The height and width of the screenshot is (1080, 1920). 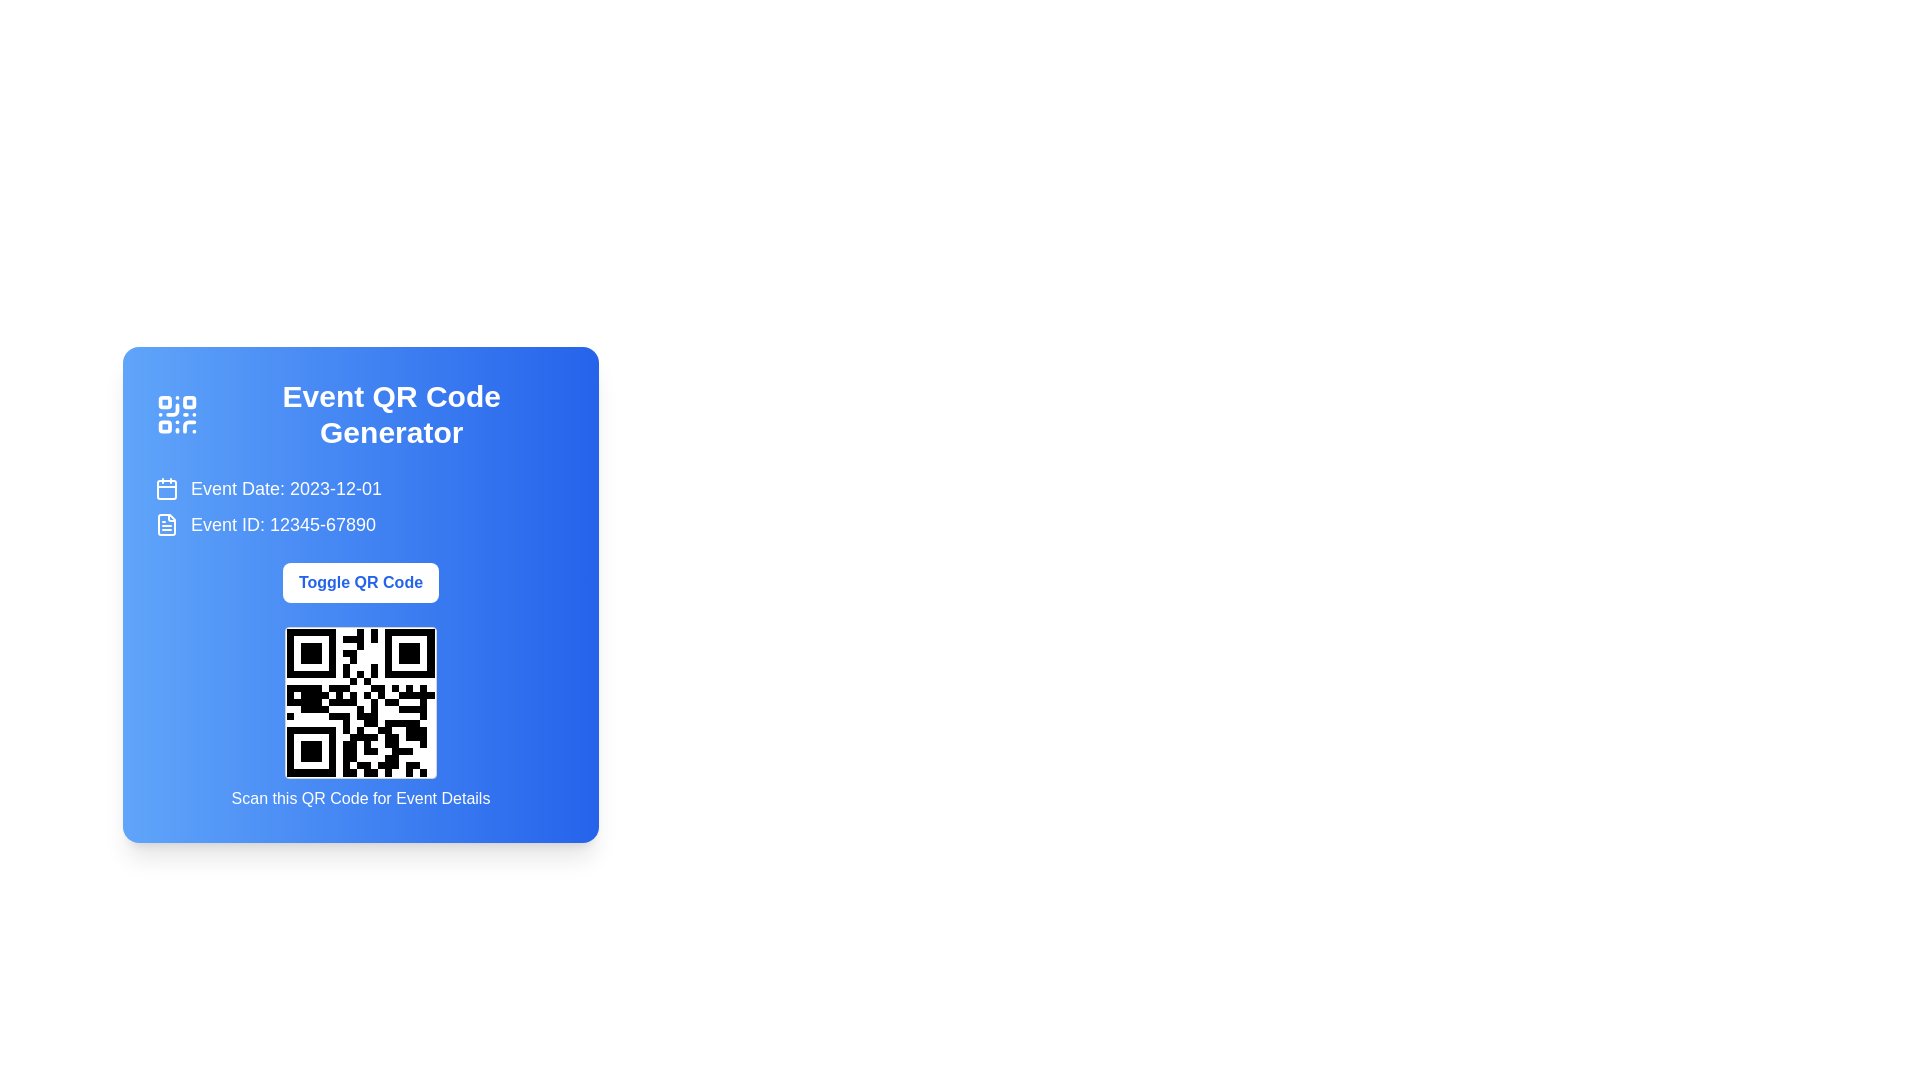 What do you see at coordinates (391, 414) in the screenshot?
I see `the Header or Title Text for the QR code generation section, which is prominently displayed at the top center of a blue card-like interface` at bounding box center [391, 414].